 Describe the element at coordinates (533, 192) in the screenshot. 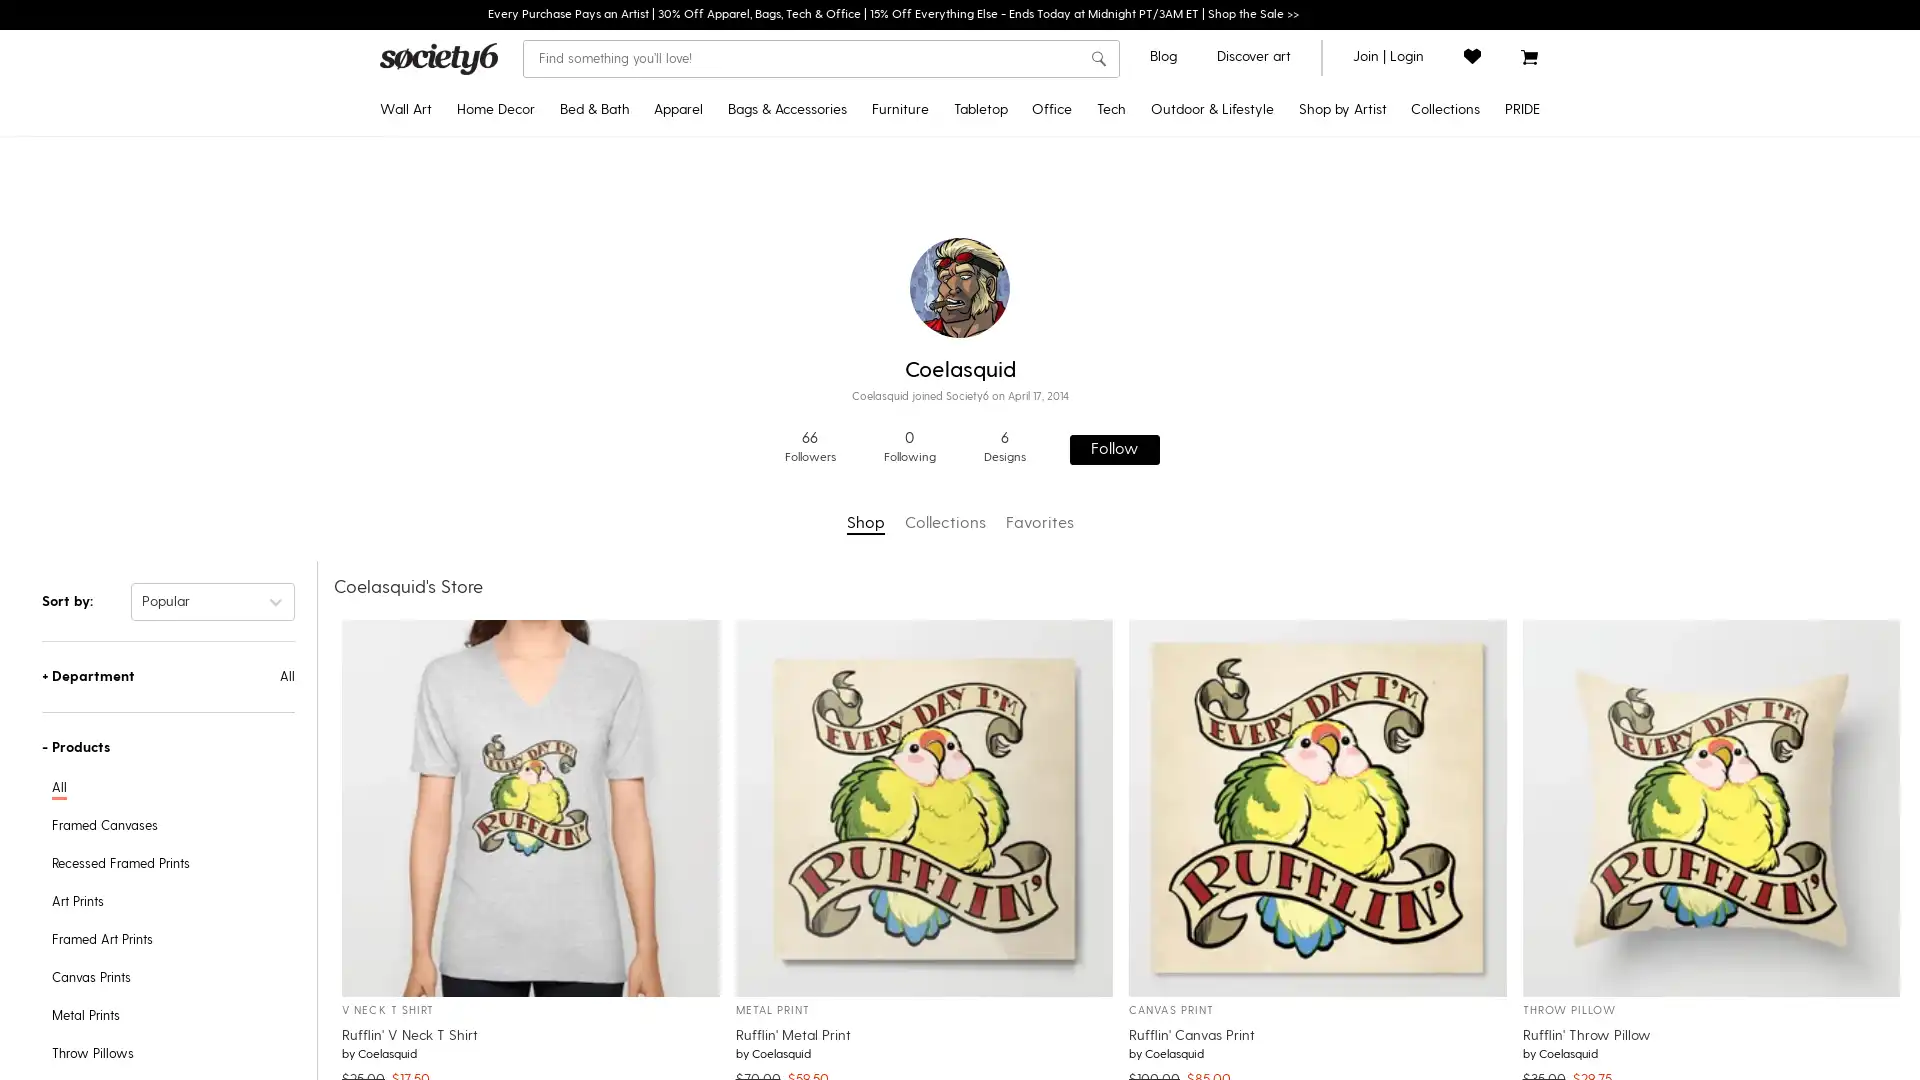

I see `Throw Pillows` at that location.